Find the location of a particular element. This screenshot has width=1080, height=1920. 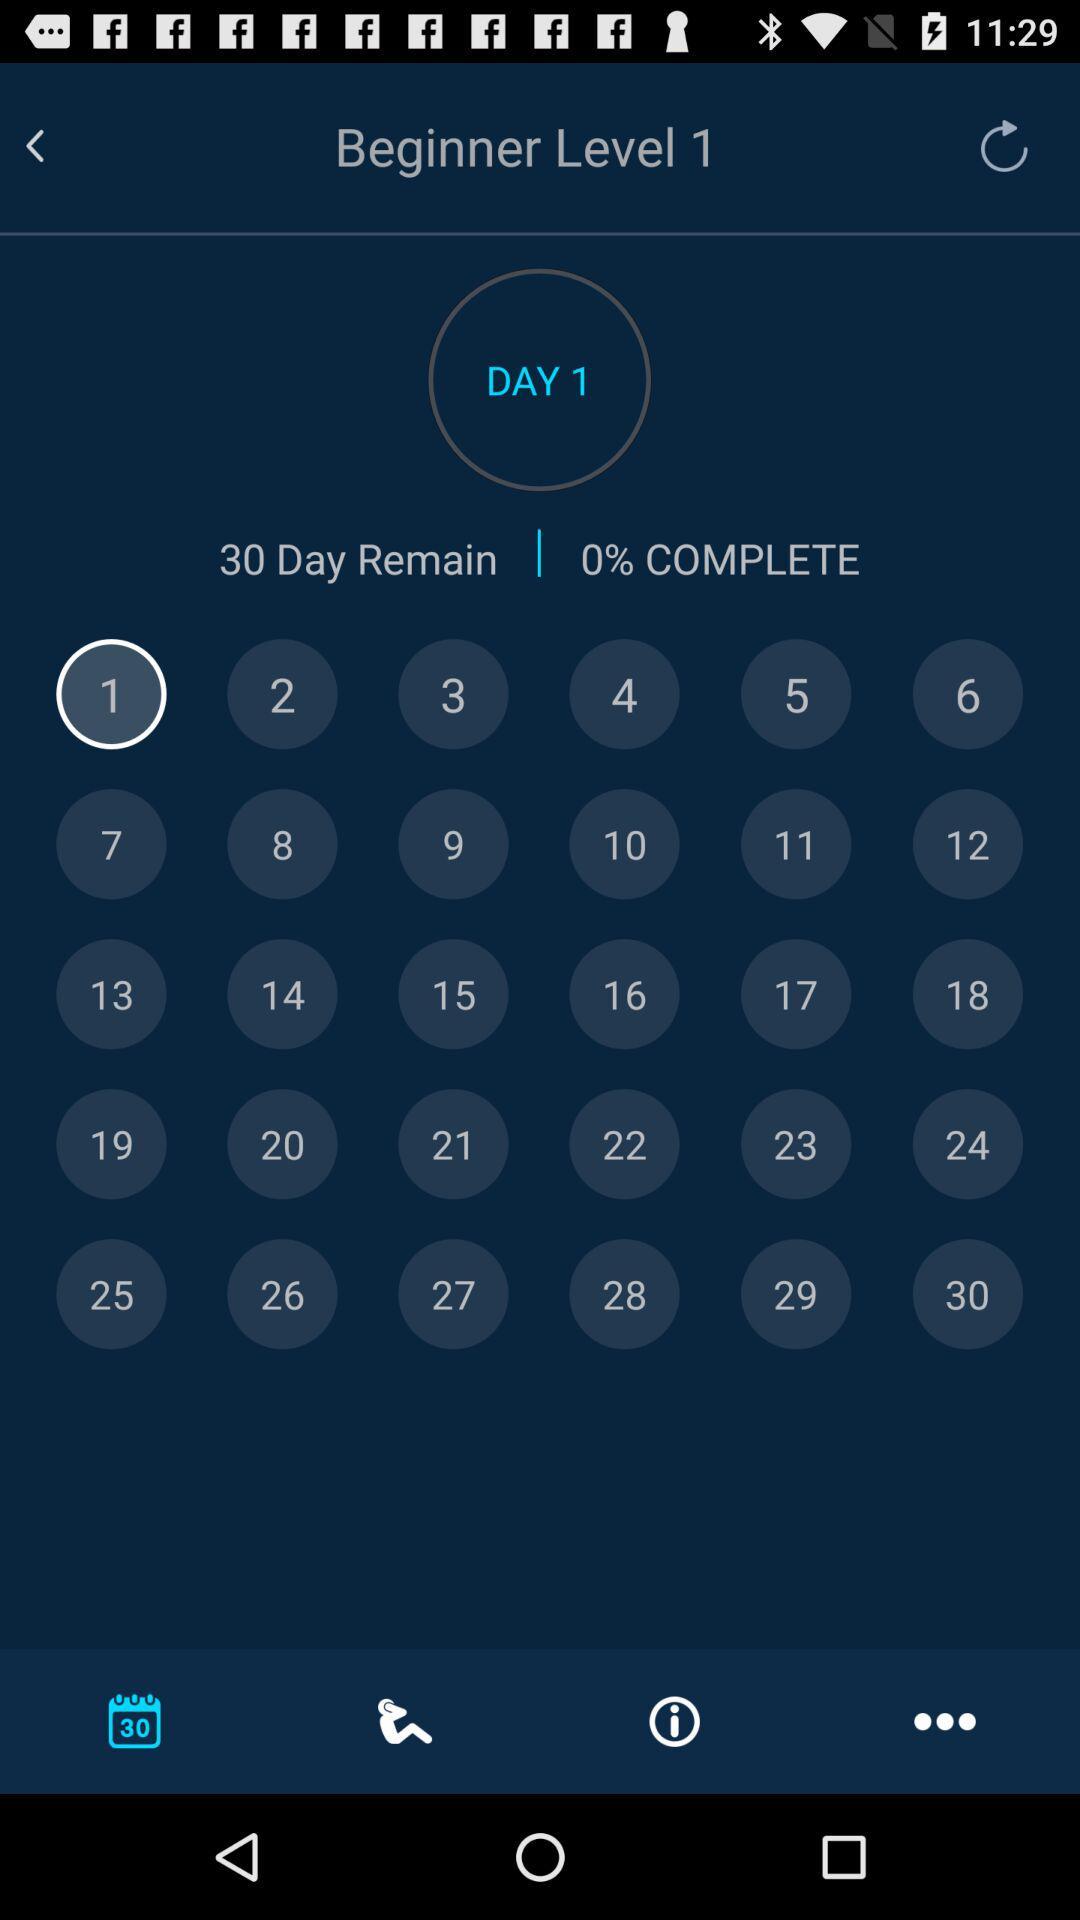

display day 11 is located at coordinates (795, 844).